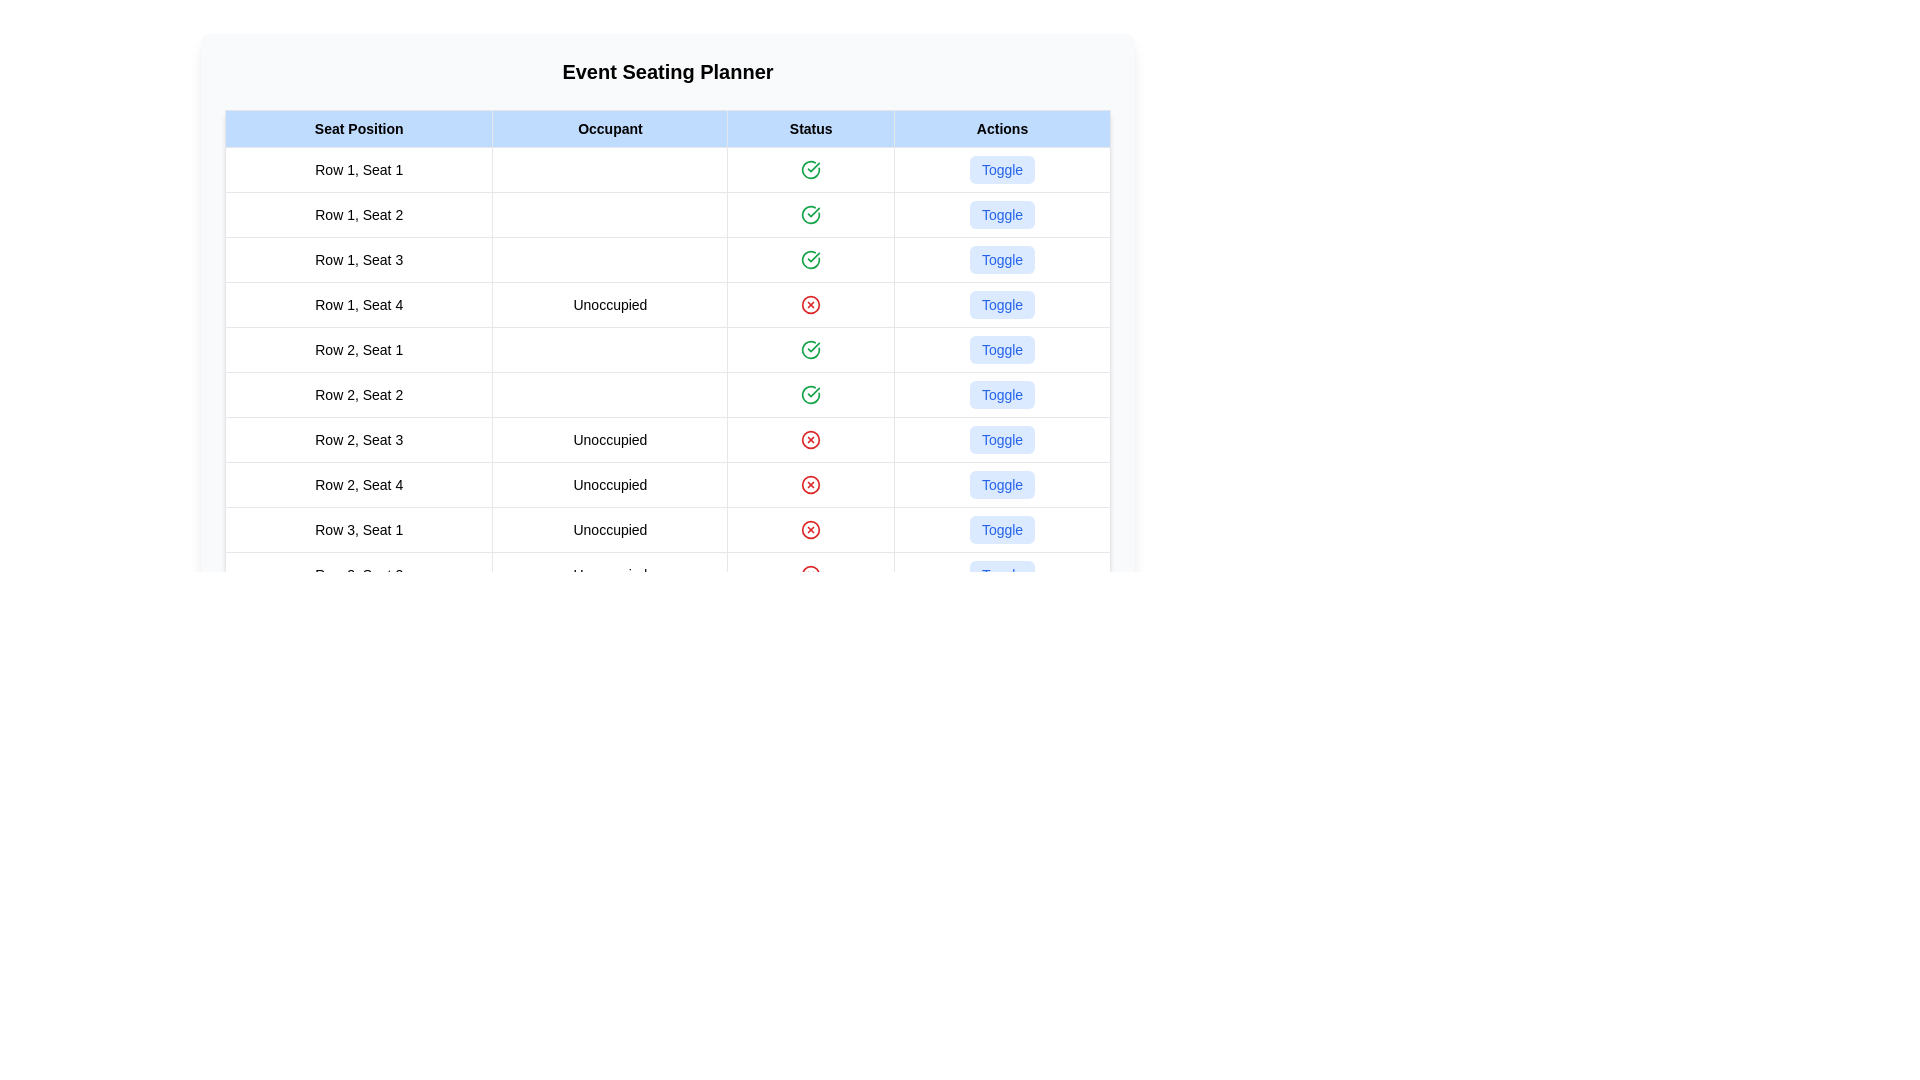  I want to click on the status icon in the 'Status' column of 'Row 3, Seat 1', which indicates an unavailable or unoccupied state, so click(811, 528).